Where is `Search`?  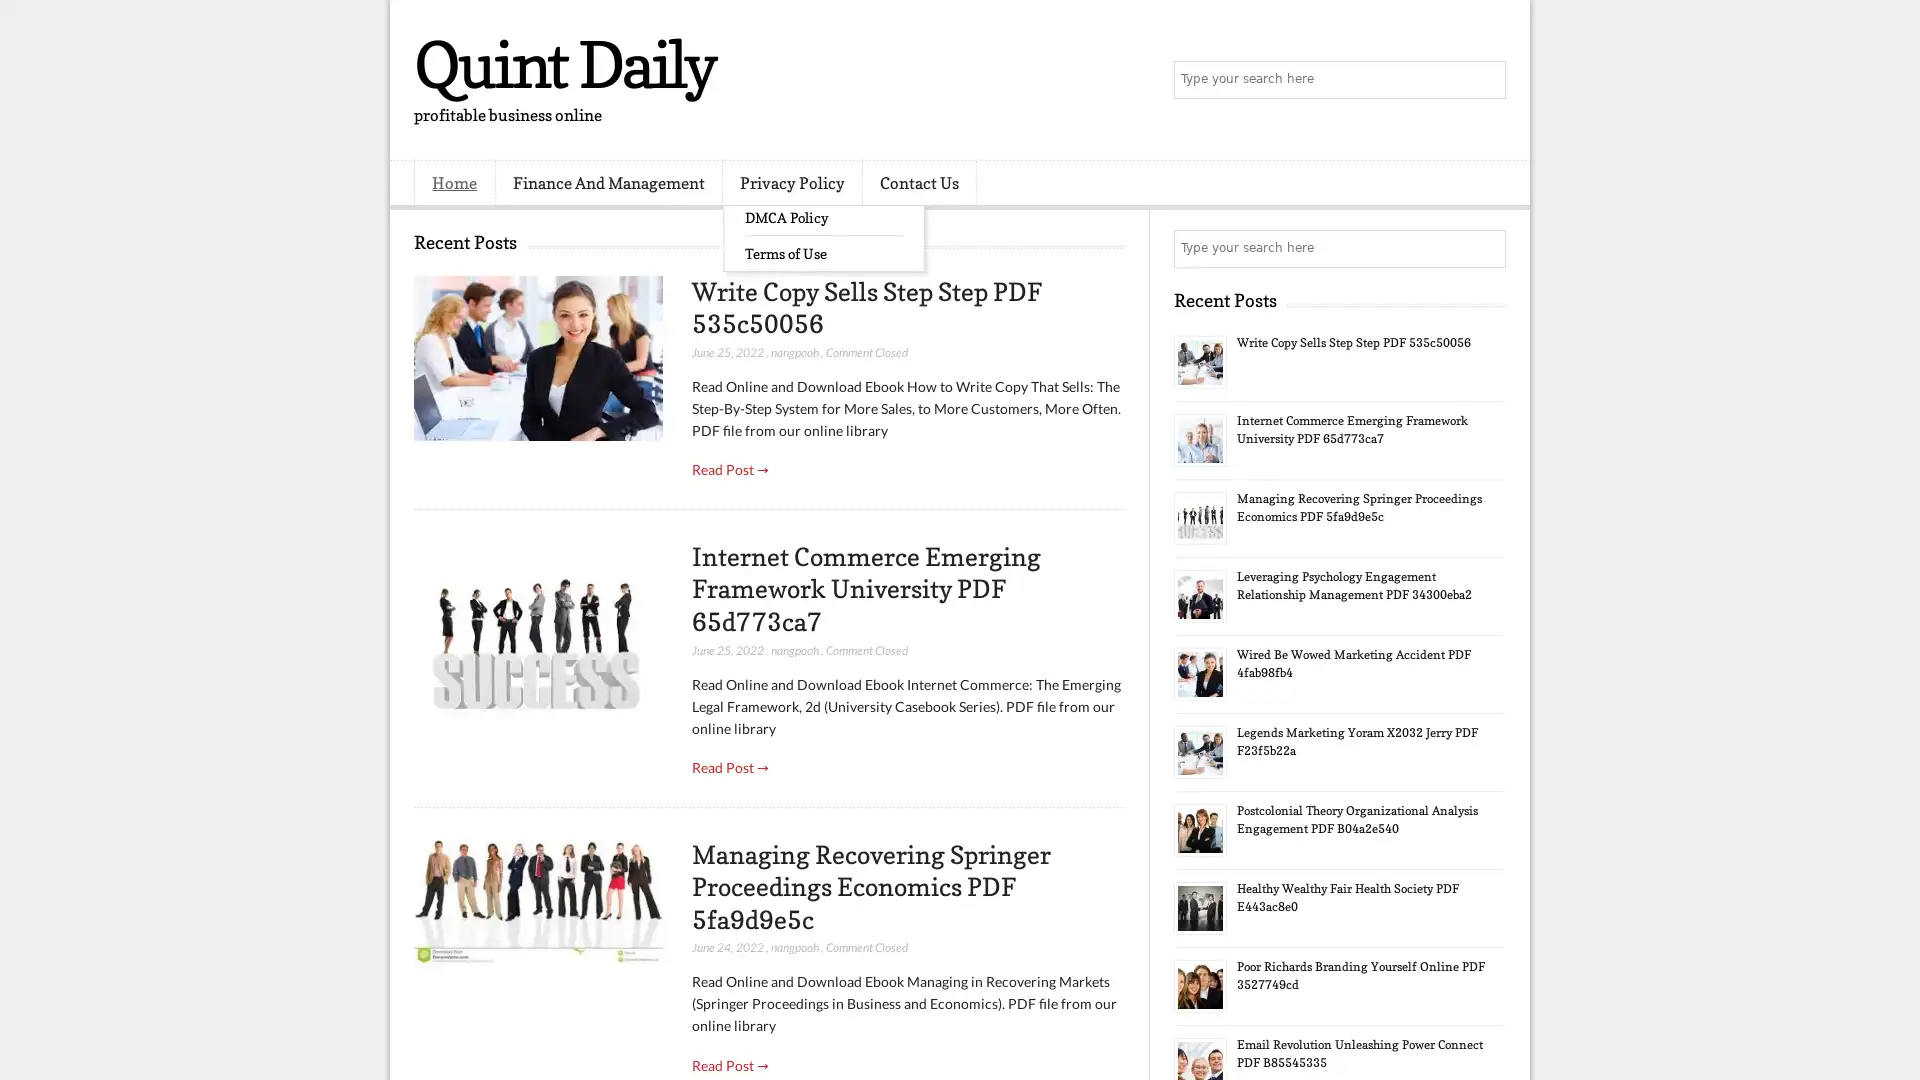
Search is located at coordinates (1485, 80).